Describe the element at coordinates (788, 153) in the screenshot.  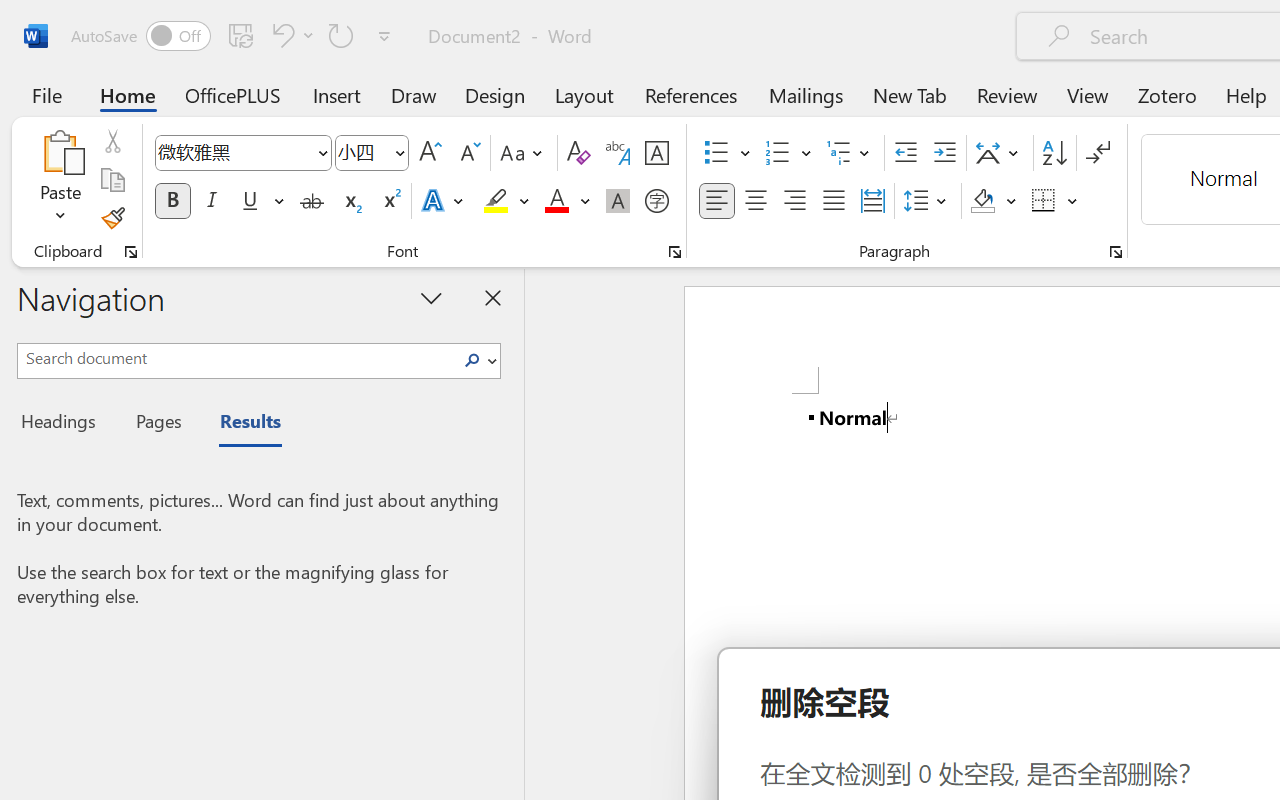
I see `'Numbering'` at that location.